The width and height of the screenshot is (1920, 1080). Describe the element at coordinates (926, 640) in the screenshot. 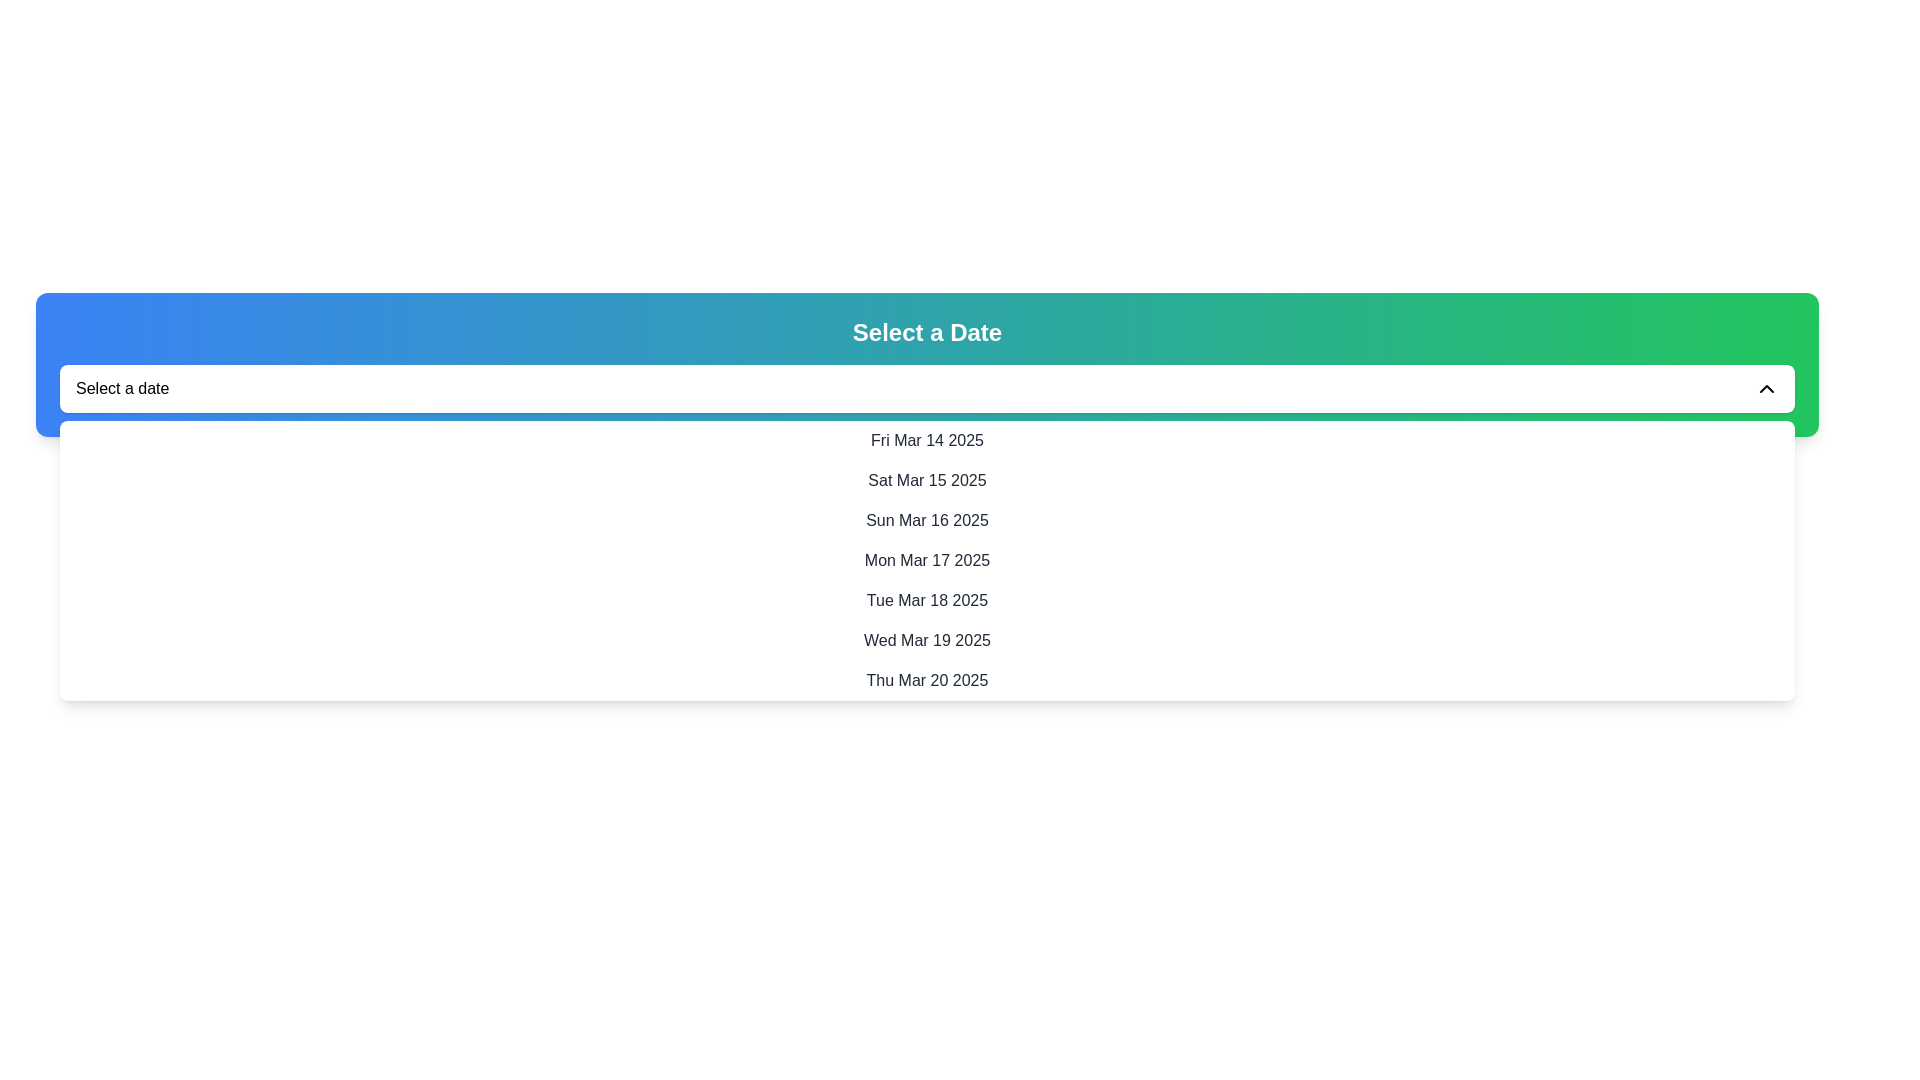

I see `the sixth list item in the dropdown menu` at that location.